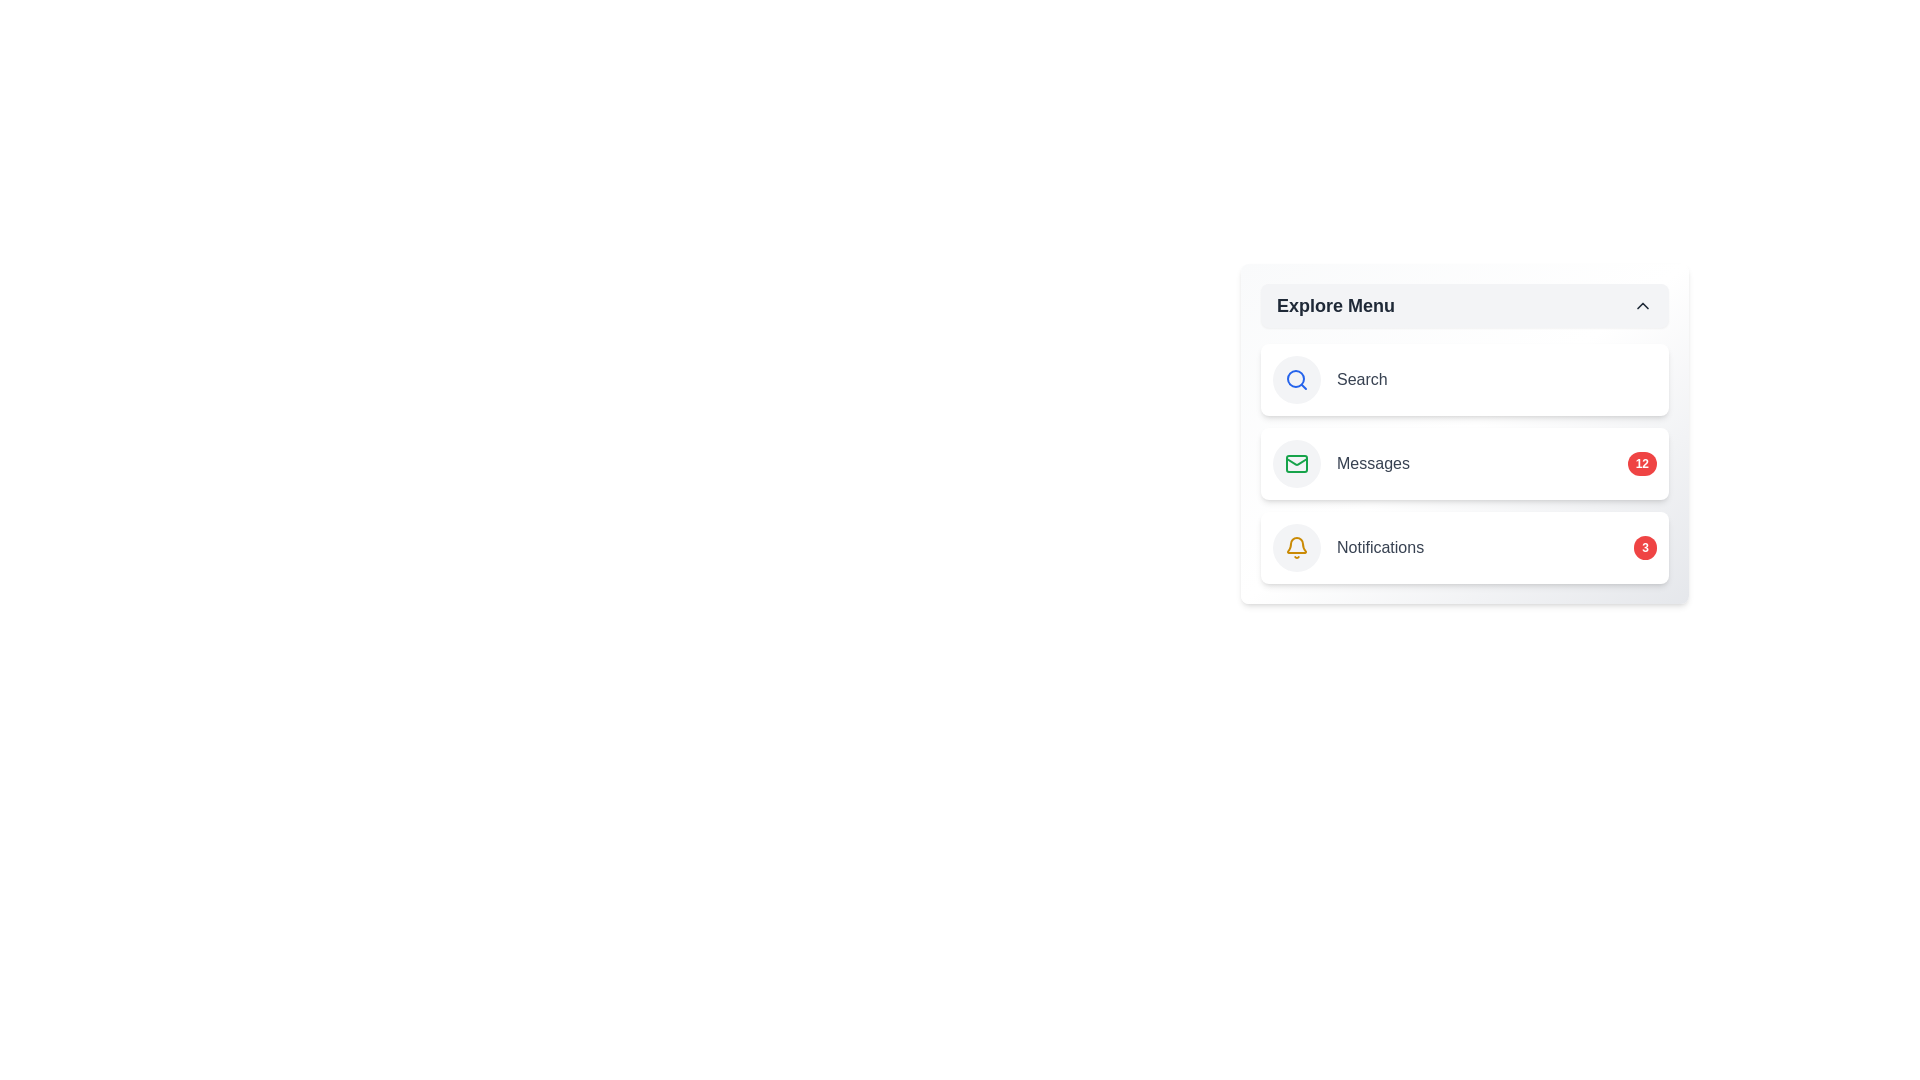  Describe the element at coordinates (1464, 463) in the screenshot. I see `the 'Messages' menu item to interact with it` at that location.